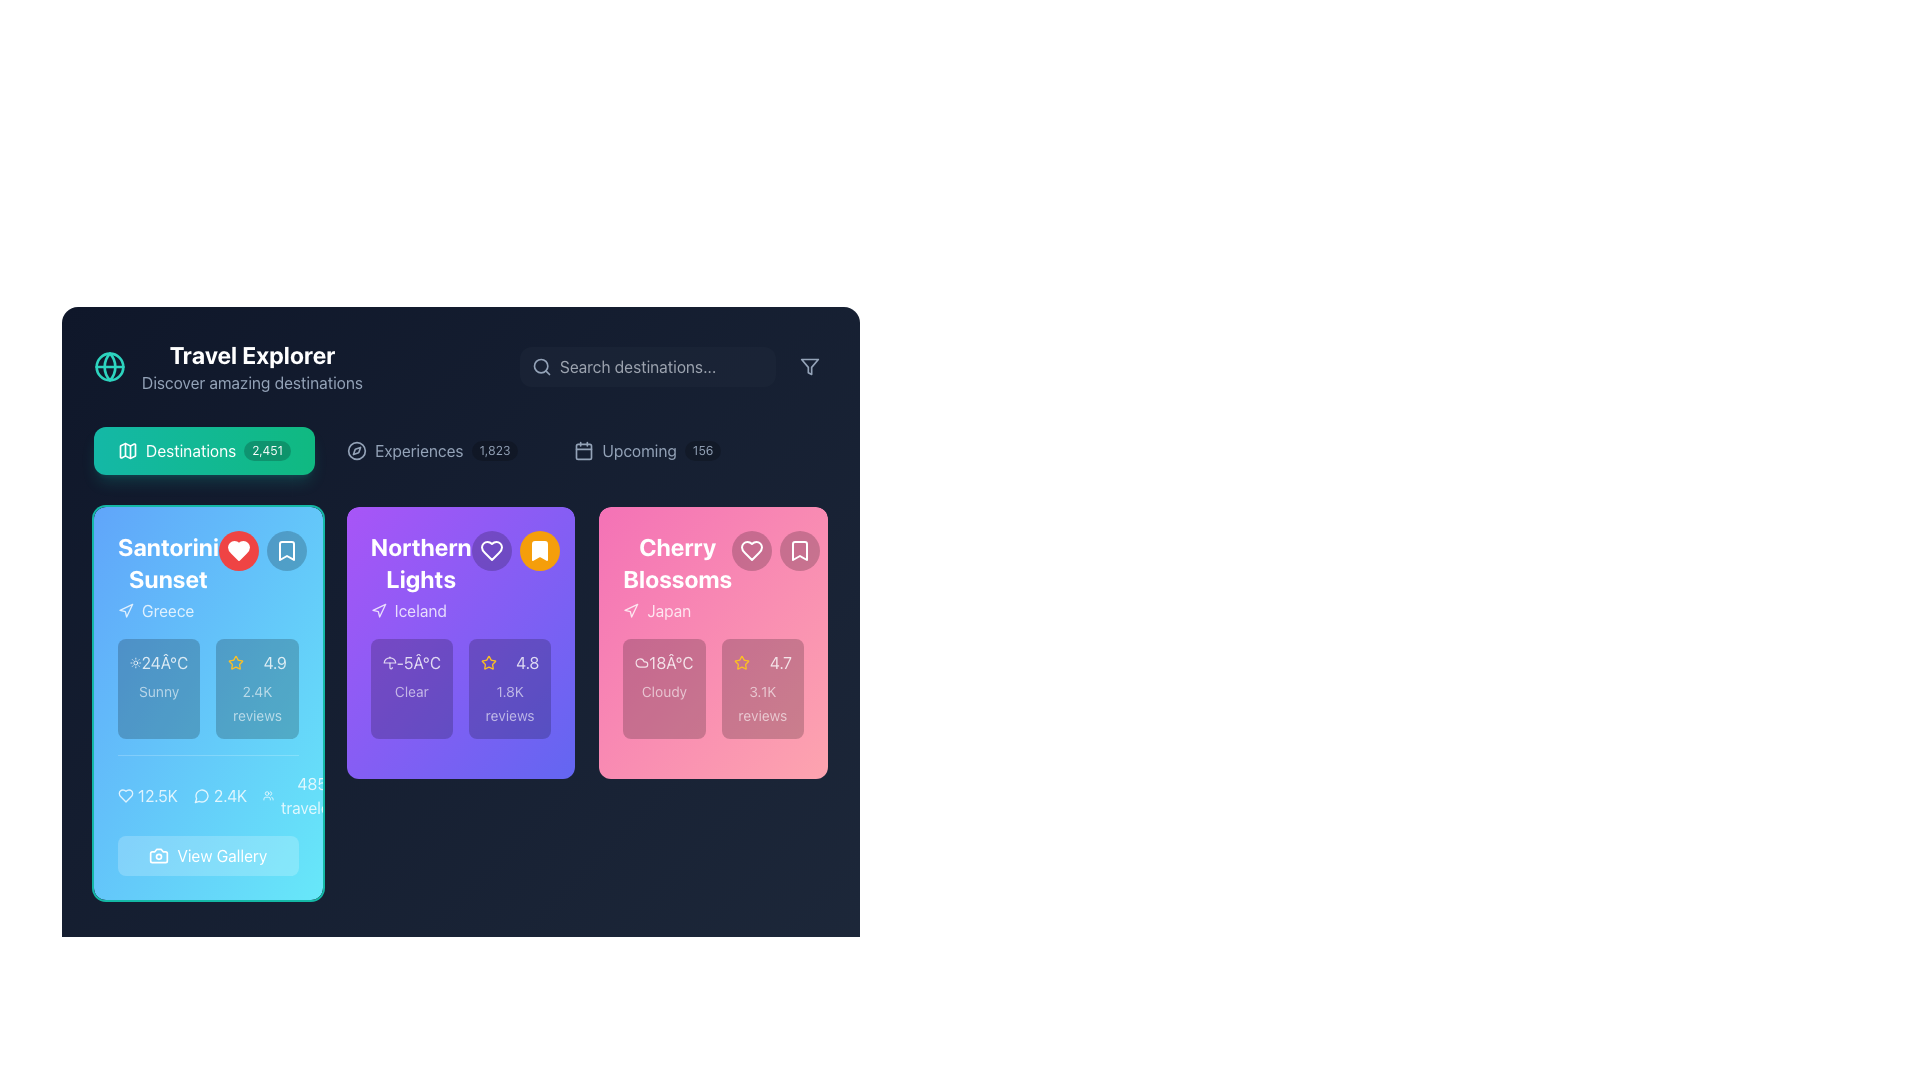 The height and width of the screenshot is (1080, 1920). Describe the element at coordinates (222, 855) in the screenshot. I see `the 'View Gallery' button, which is a bold white text label on a light blue rounded background, located at the bottom of the 'Santorini Sunset' card` at that location.